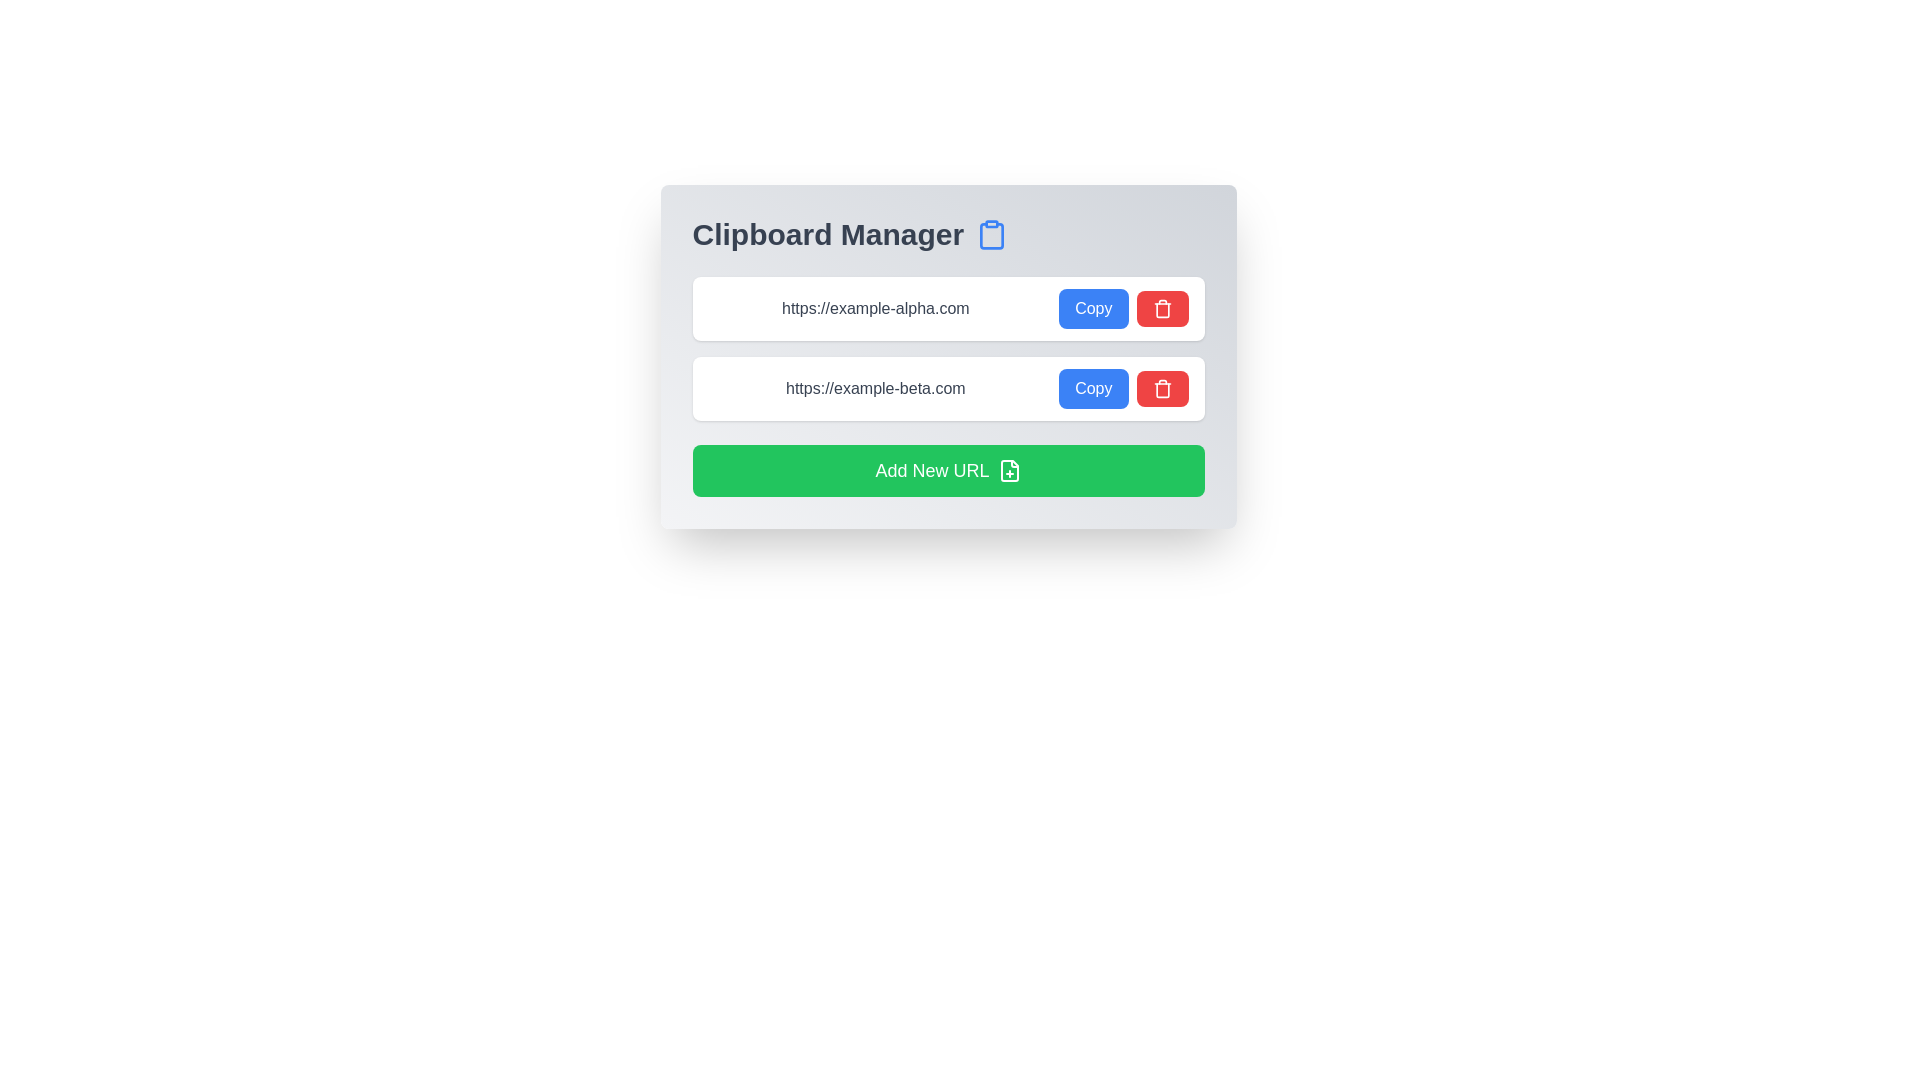 This screenshot has height=1080, width=1920. What do you see at coordinates (1162, 308) in the screenshot?
I see `the prominent red delete button with a trash bin icon, located to the right of the blue 'Copy' button in the clipboard manager interface` at bounding box center [1162, 308].